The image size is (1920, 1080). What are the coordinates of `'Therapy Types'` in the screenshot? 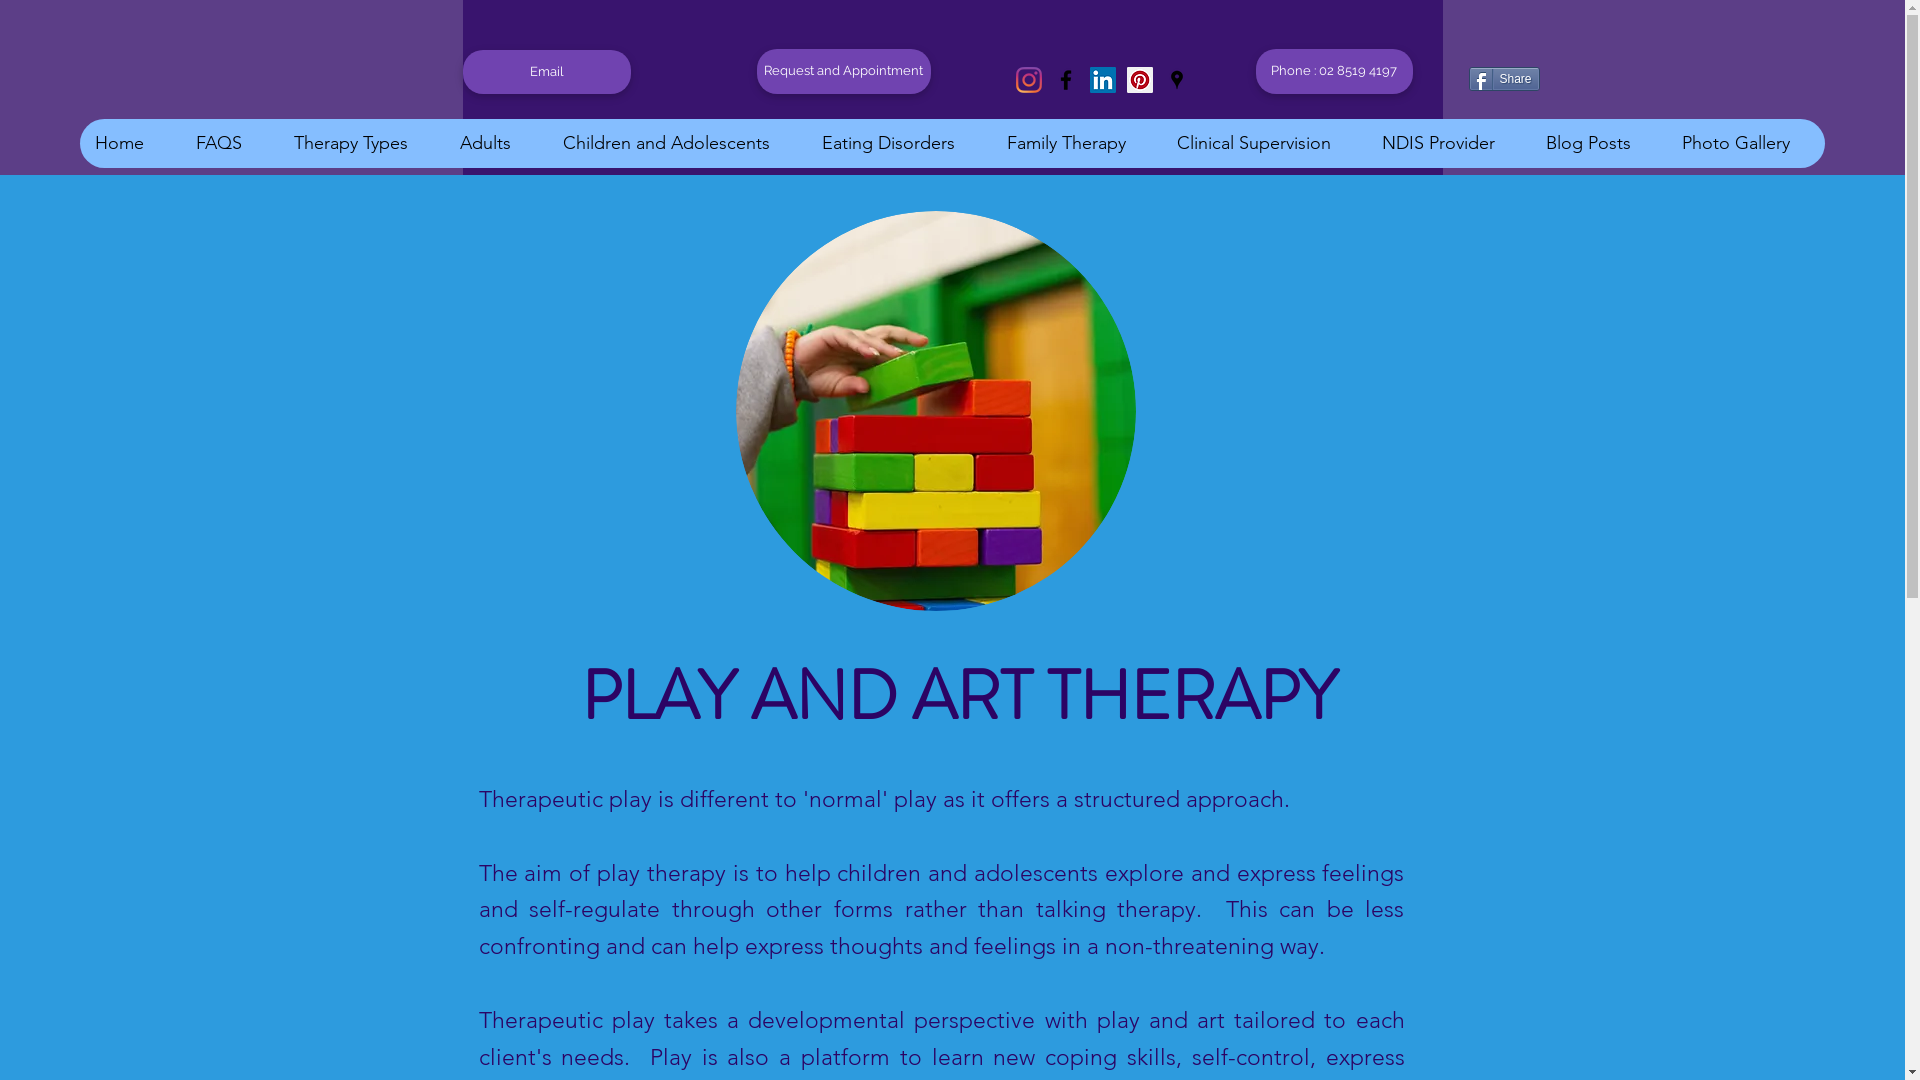 It's located at (360, 142).